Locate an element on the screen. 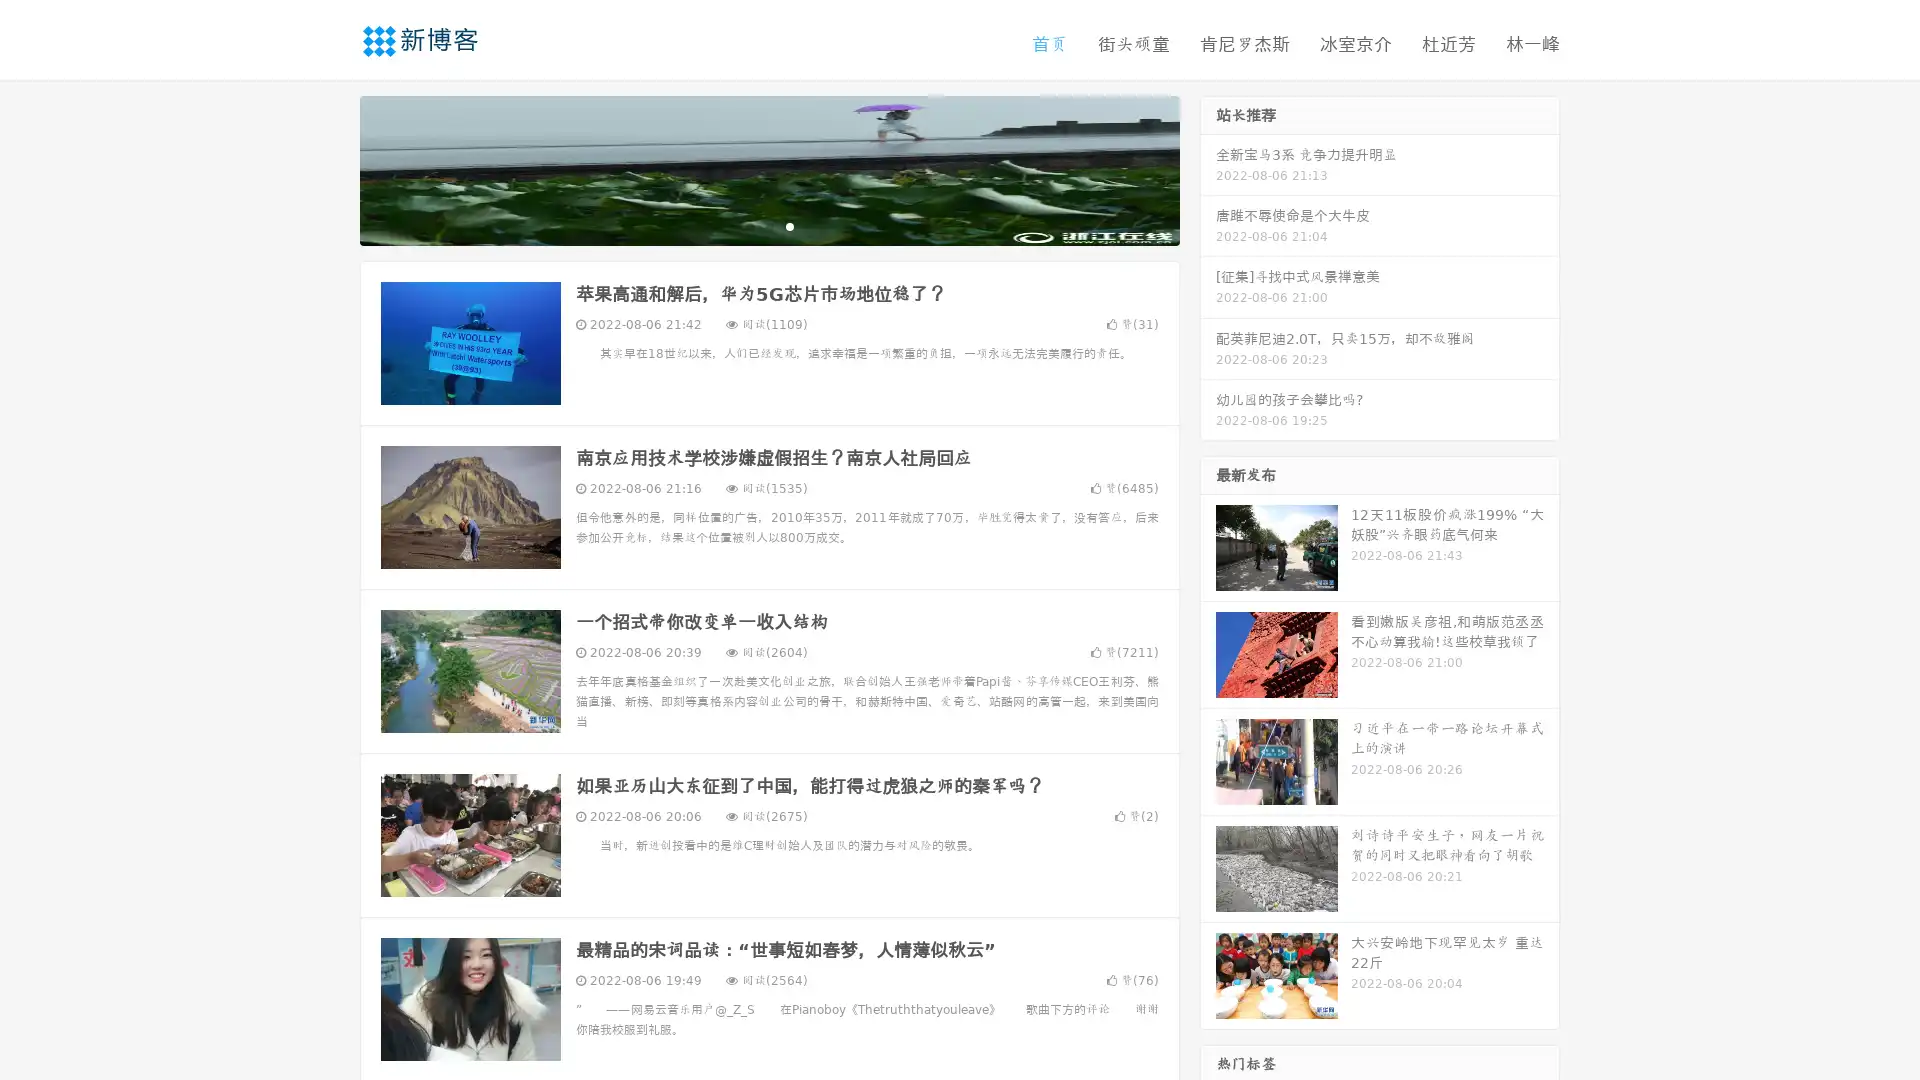  Previous slide is located at coordinates (330, 168).